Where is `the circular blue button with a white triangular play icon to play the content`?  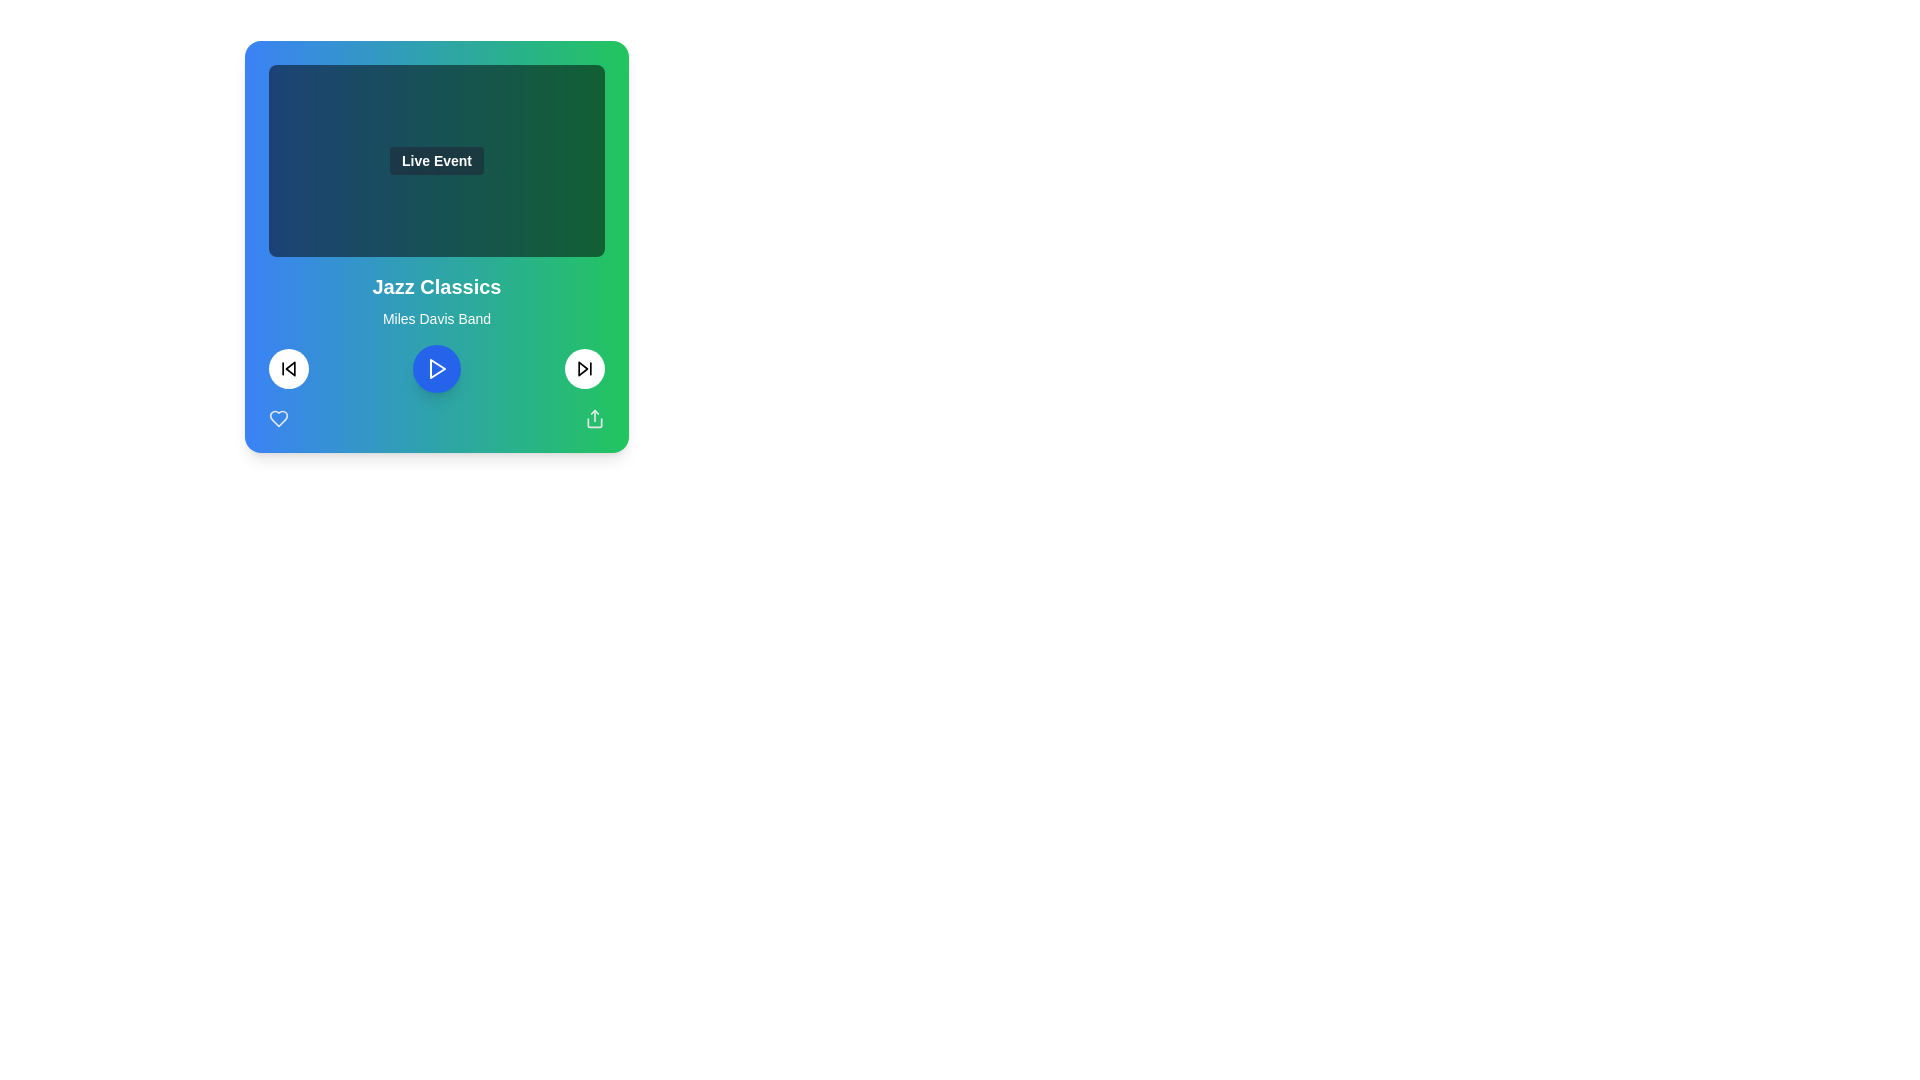 the circular blue button with a white triangular play icon to play the content is located at coordinates (435, 369).